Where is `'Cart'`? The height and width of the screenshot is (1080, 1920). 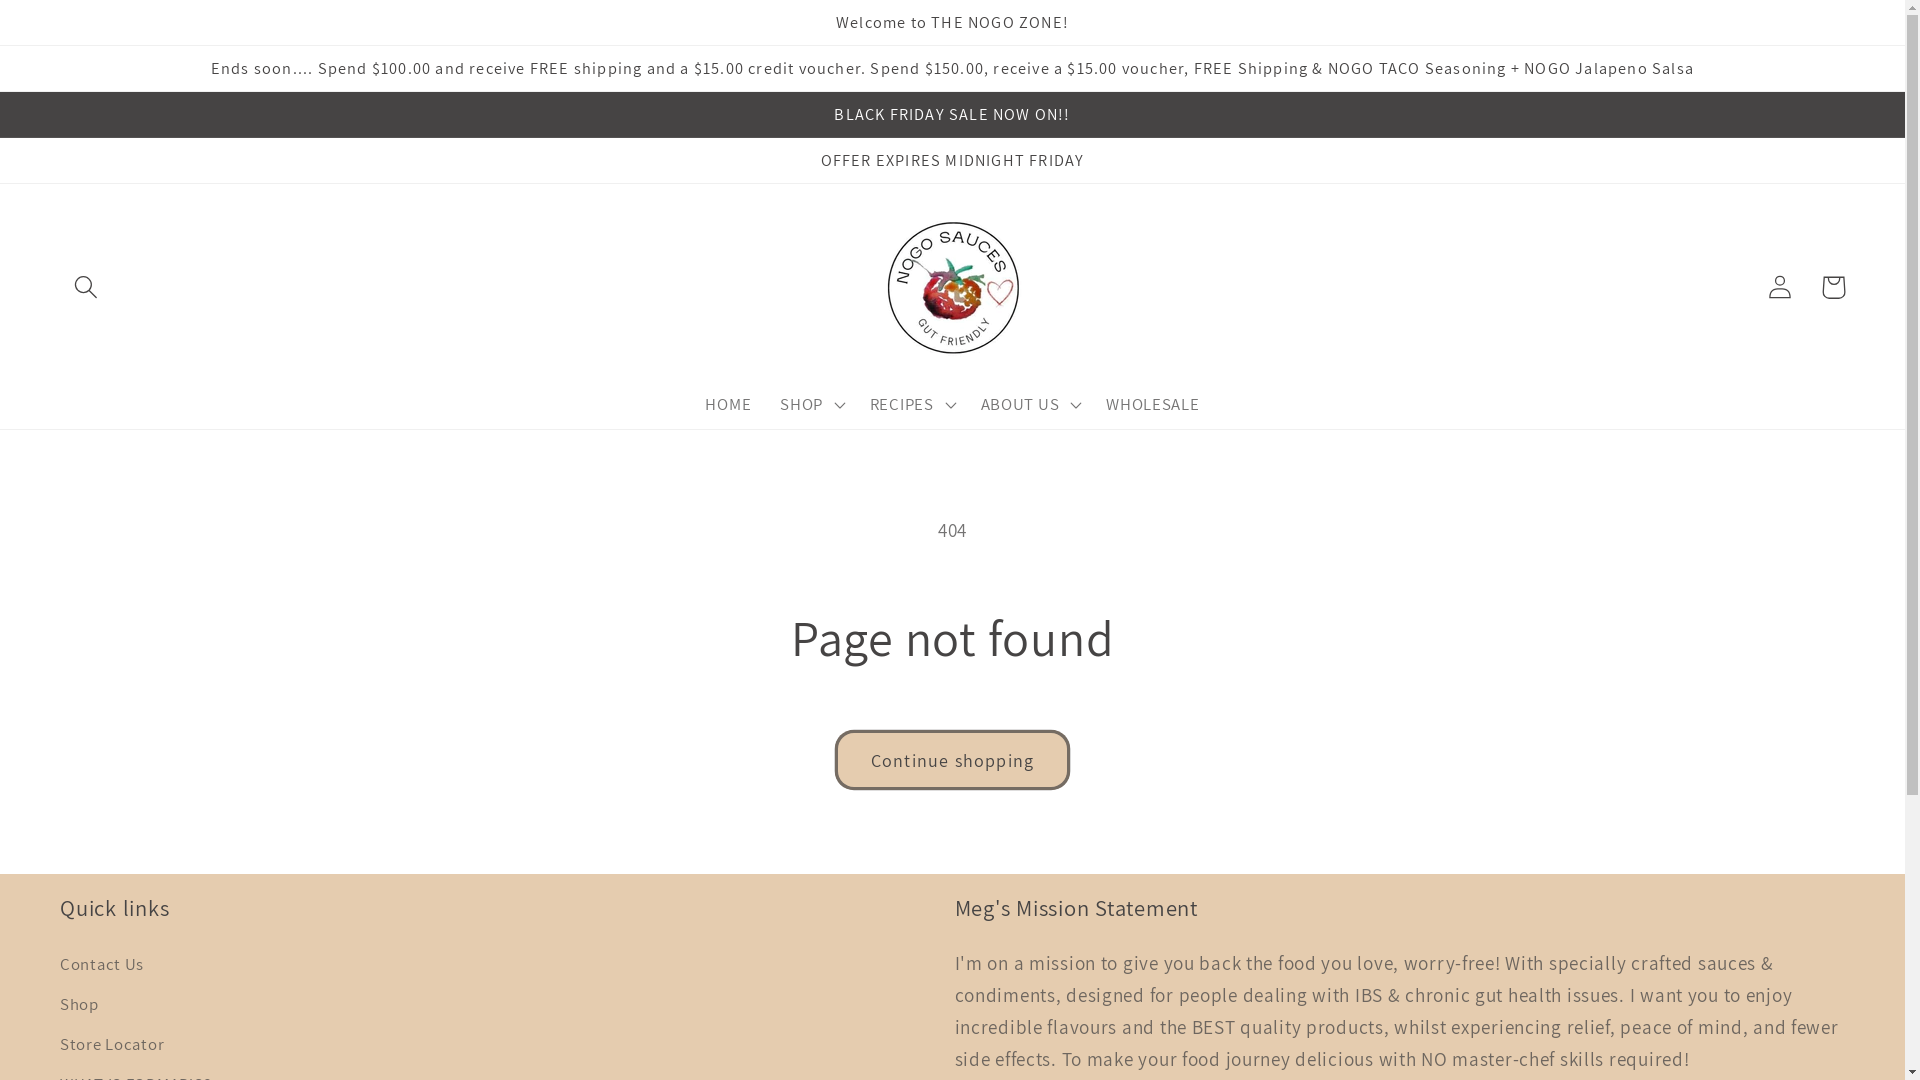 'Cart' is located at coordinates (1833, 287).